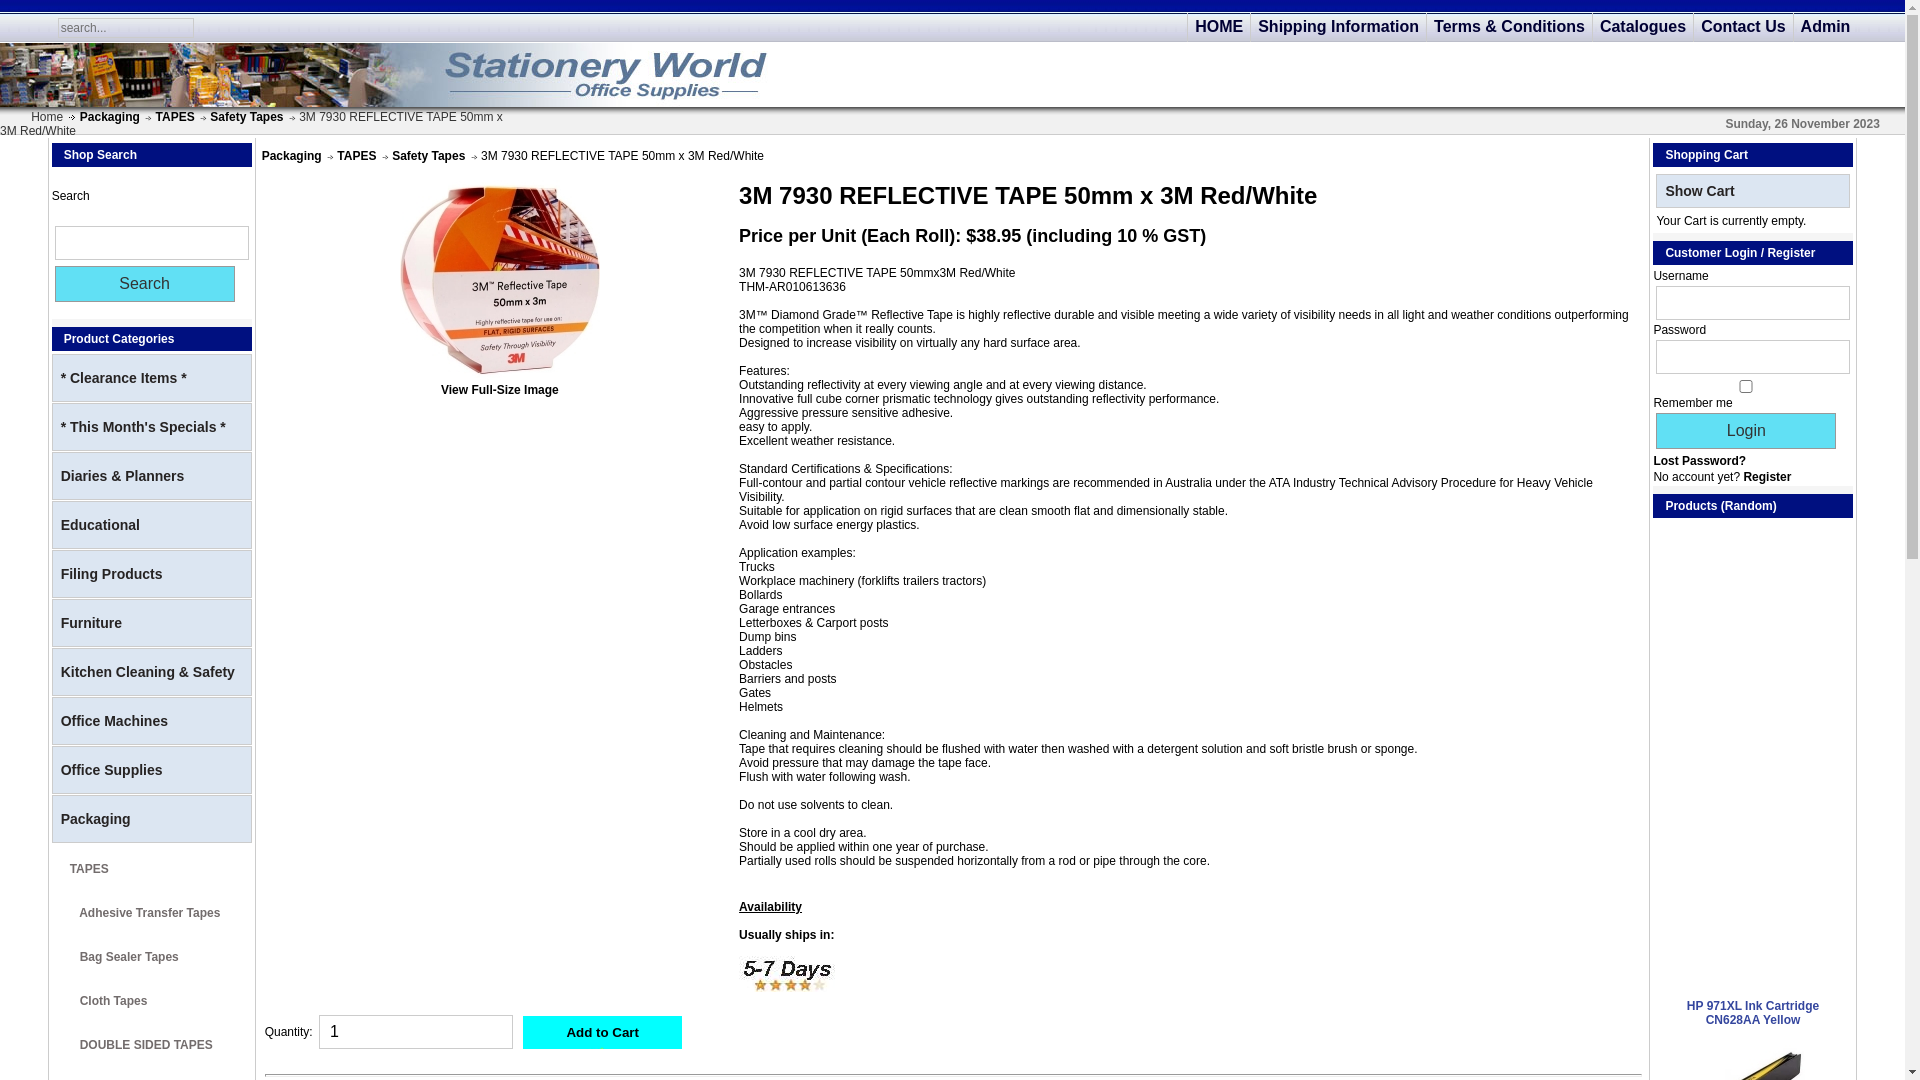  Describe the element at coordinates (143, 284) in the screenshot. I see `'Search'` at that location.